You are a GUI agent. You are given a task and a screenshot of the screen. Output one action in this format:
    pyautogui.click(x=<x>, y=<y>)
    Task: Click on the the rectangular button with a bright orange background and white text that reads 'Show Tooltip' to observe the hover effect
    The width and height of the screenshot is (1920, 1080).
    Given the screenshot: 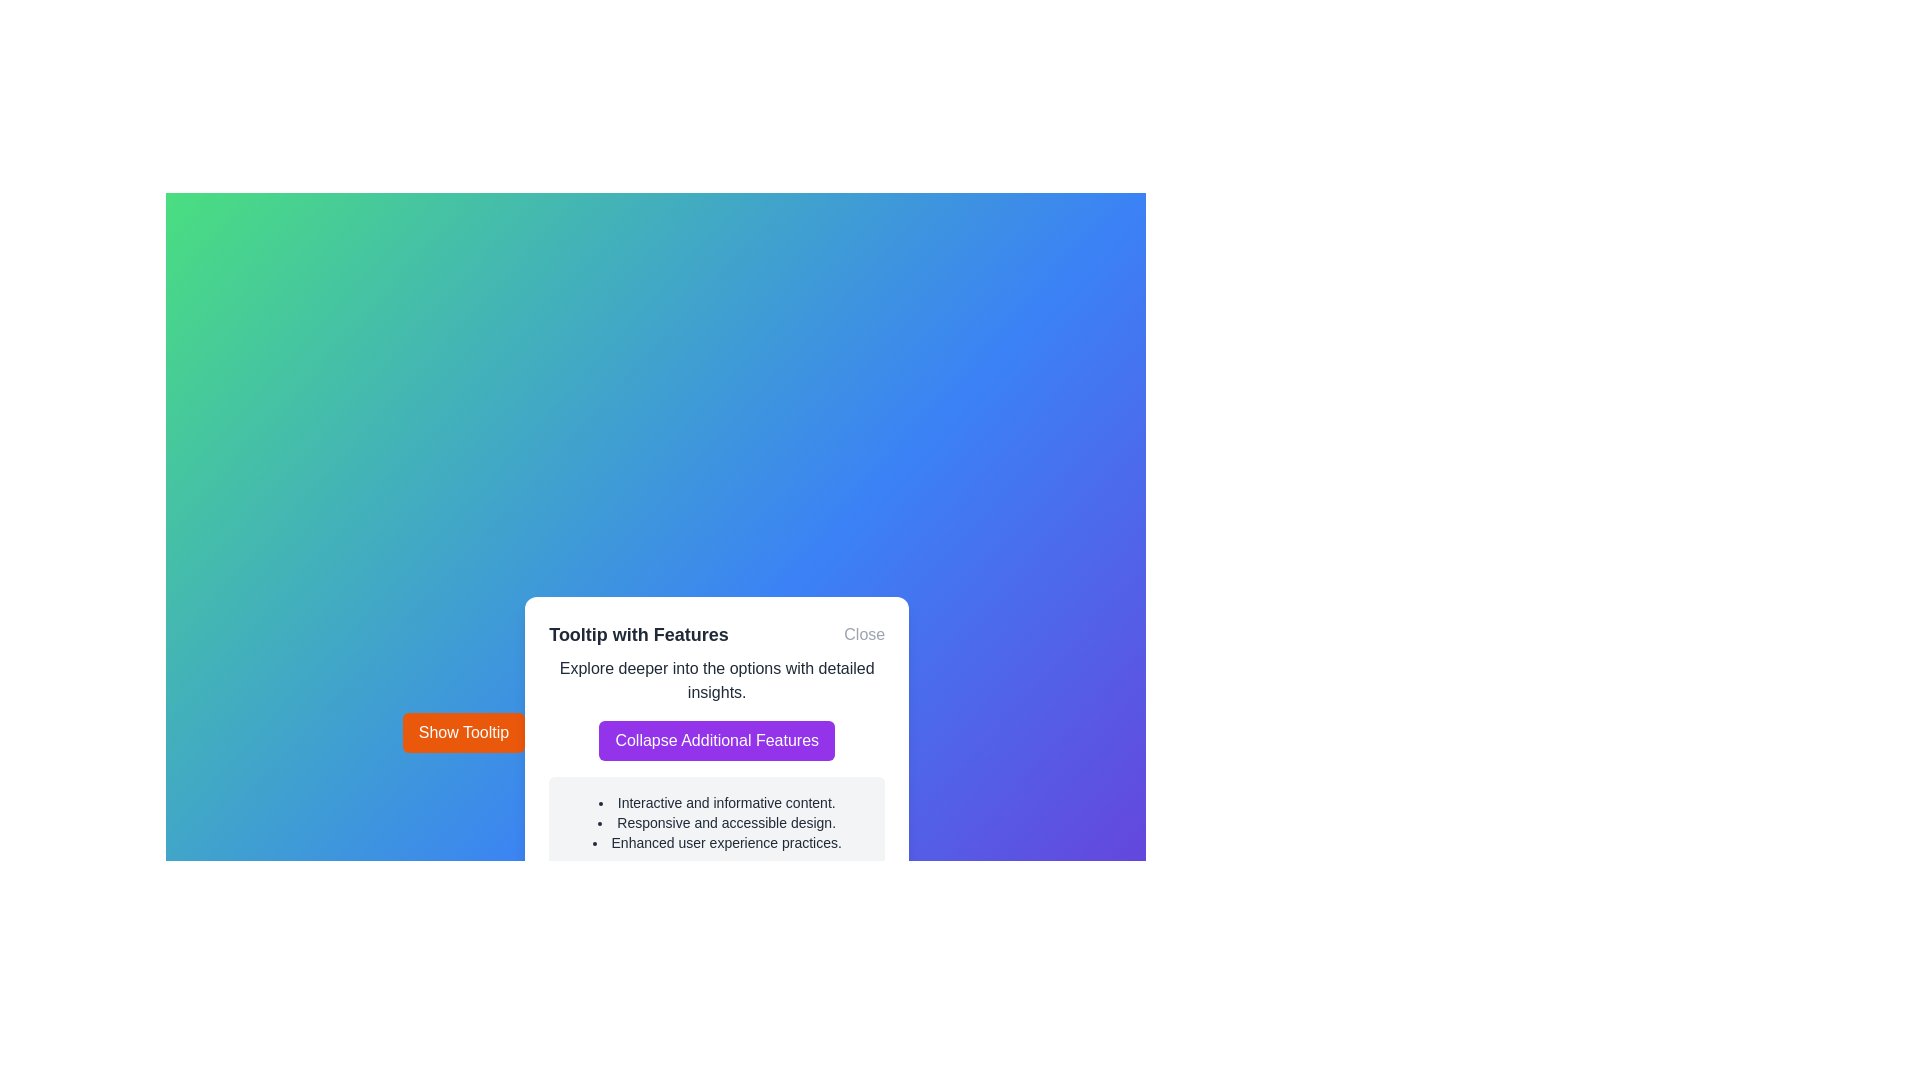 What is the action you would take?
    pyautogui.click(x=463, y=732)
    